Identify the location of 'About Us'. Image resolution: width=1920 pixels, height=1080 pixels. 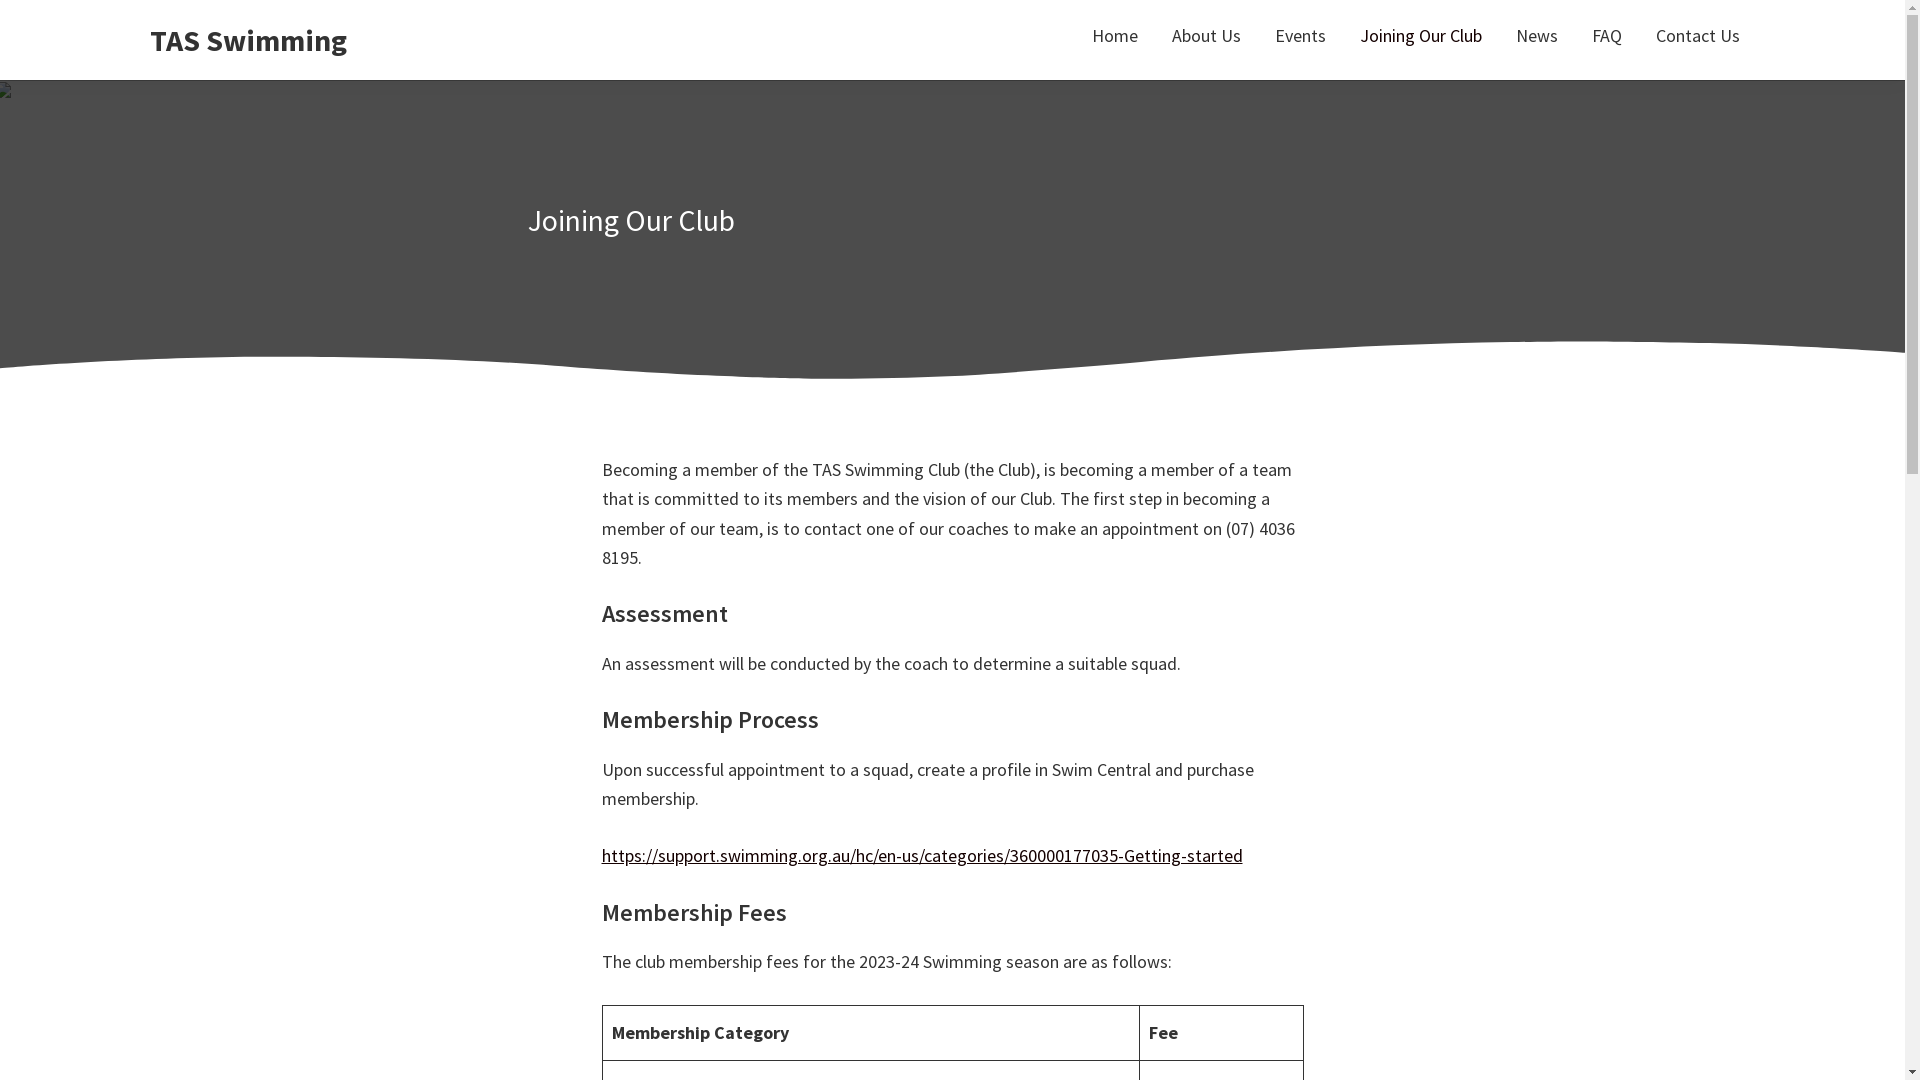
(1205, 35).